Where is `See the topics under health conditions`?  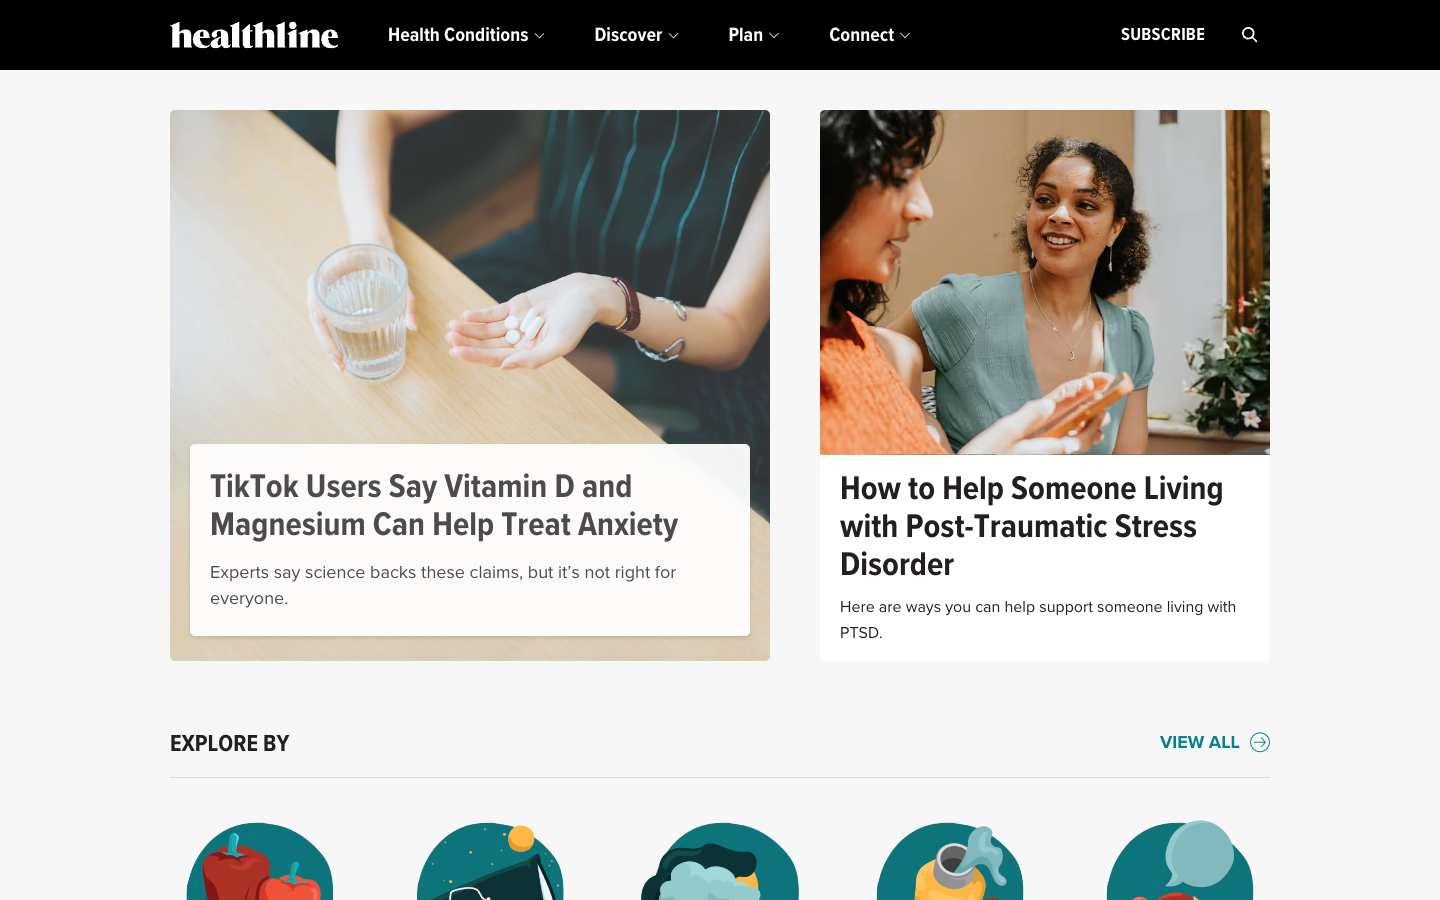 See the topics under health conditions is located at coordinates (465, 34).